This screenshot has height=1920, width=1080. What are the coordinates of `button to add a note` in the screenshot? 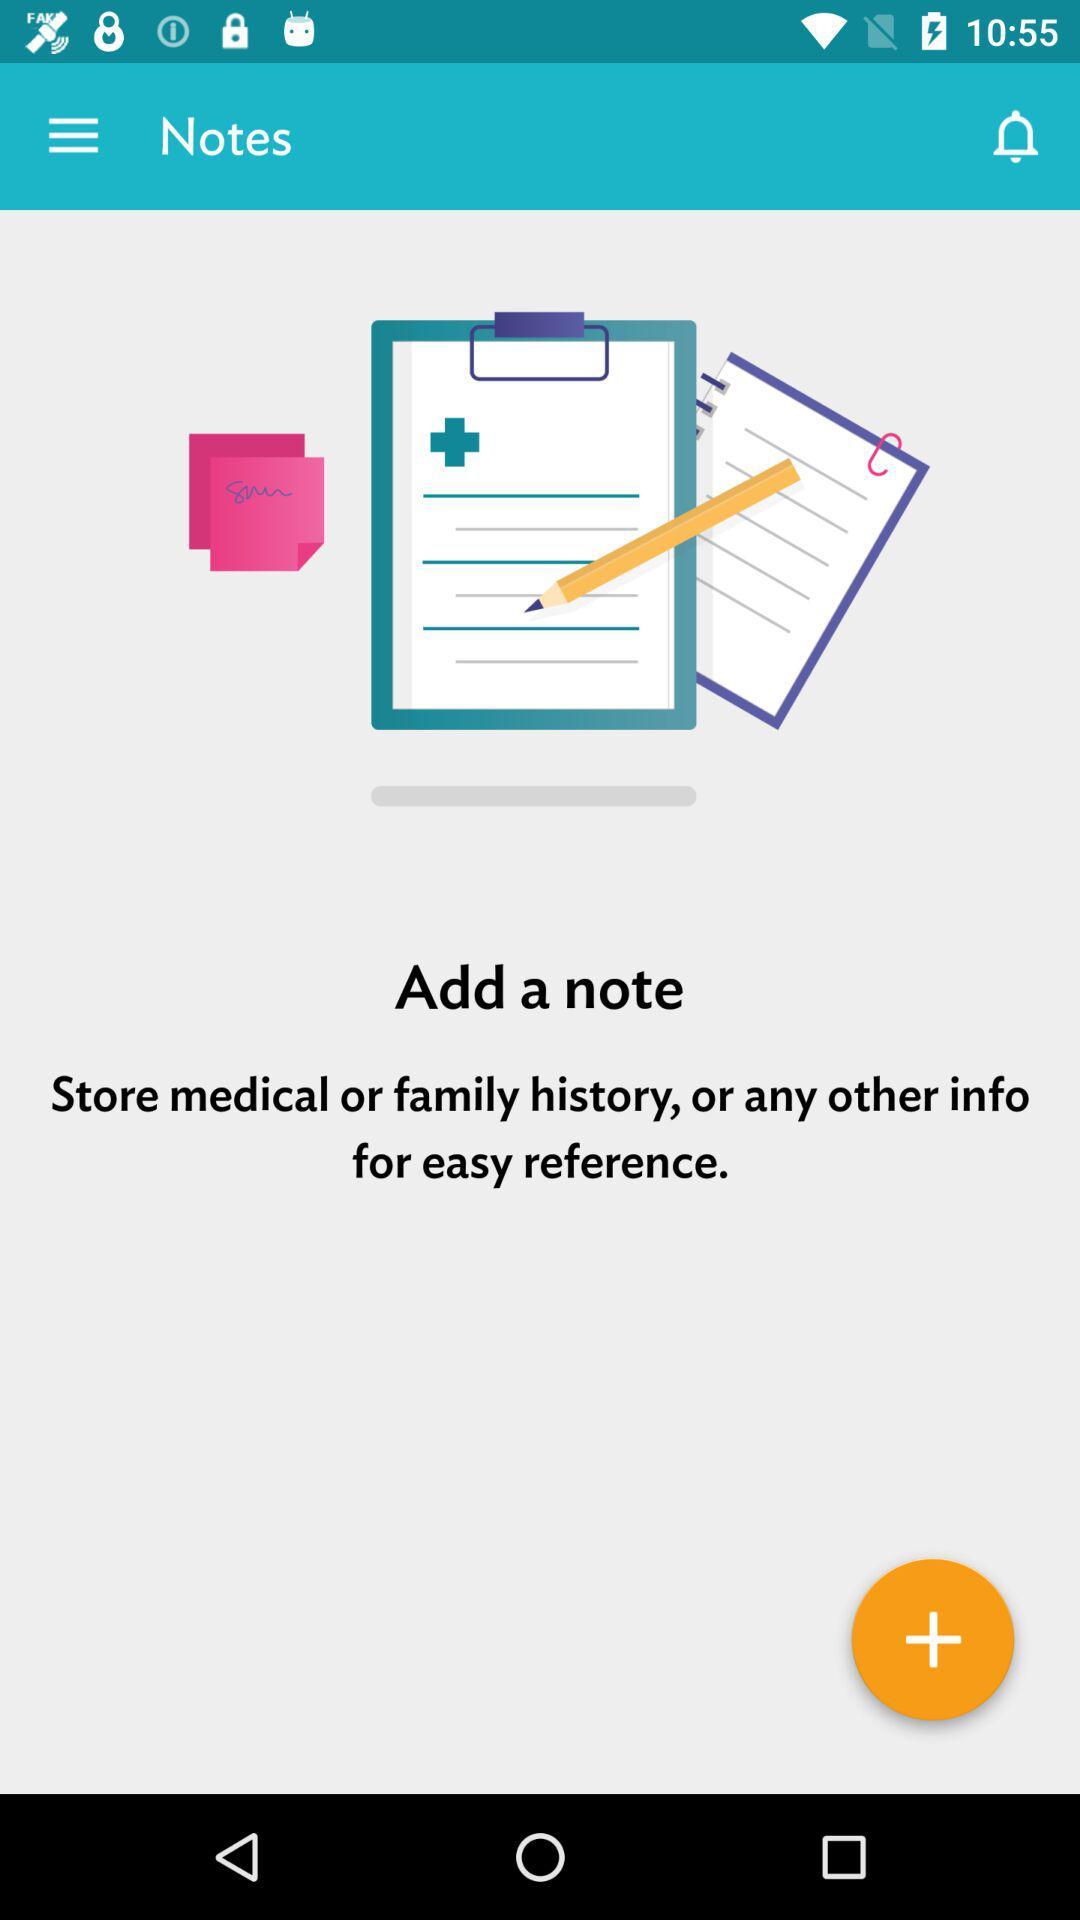 It's located at (933, 1646).